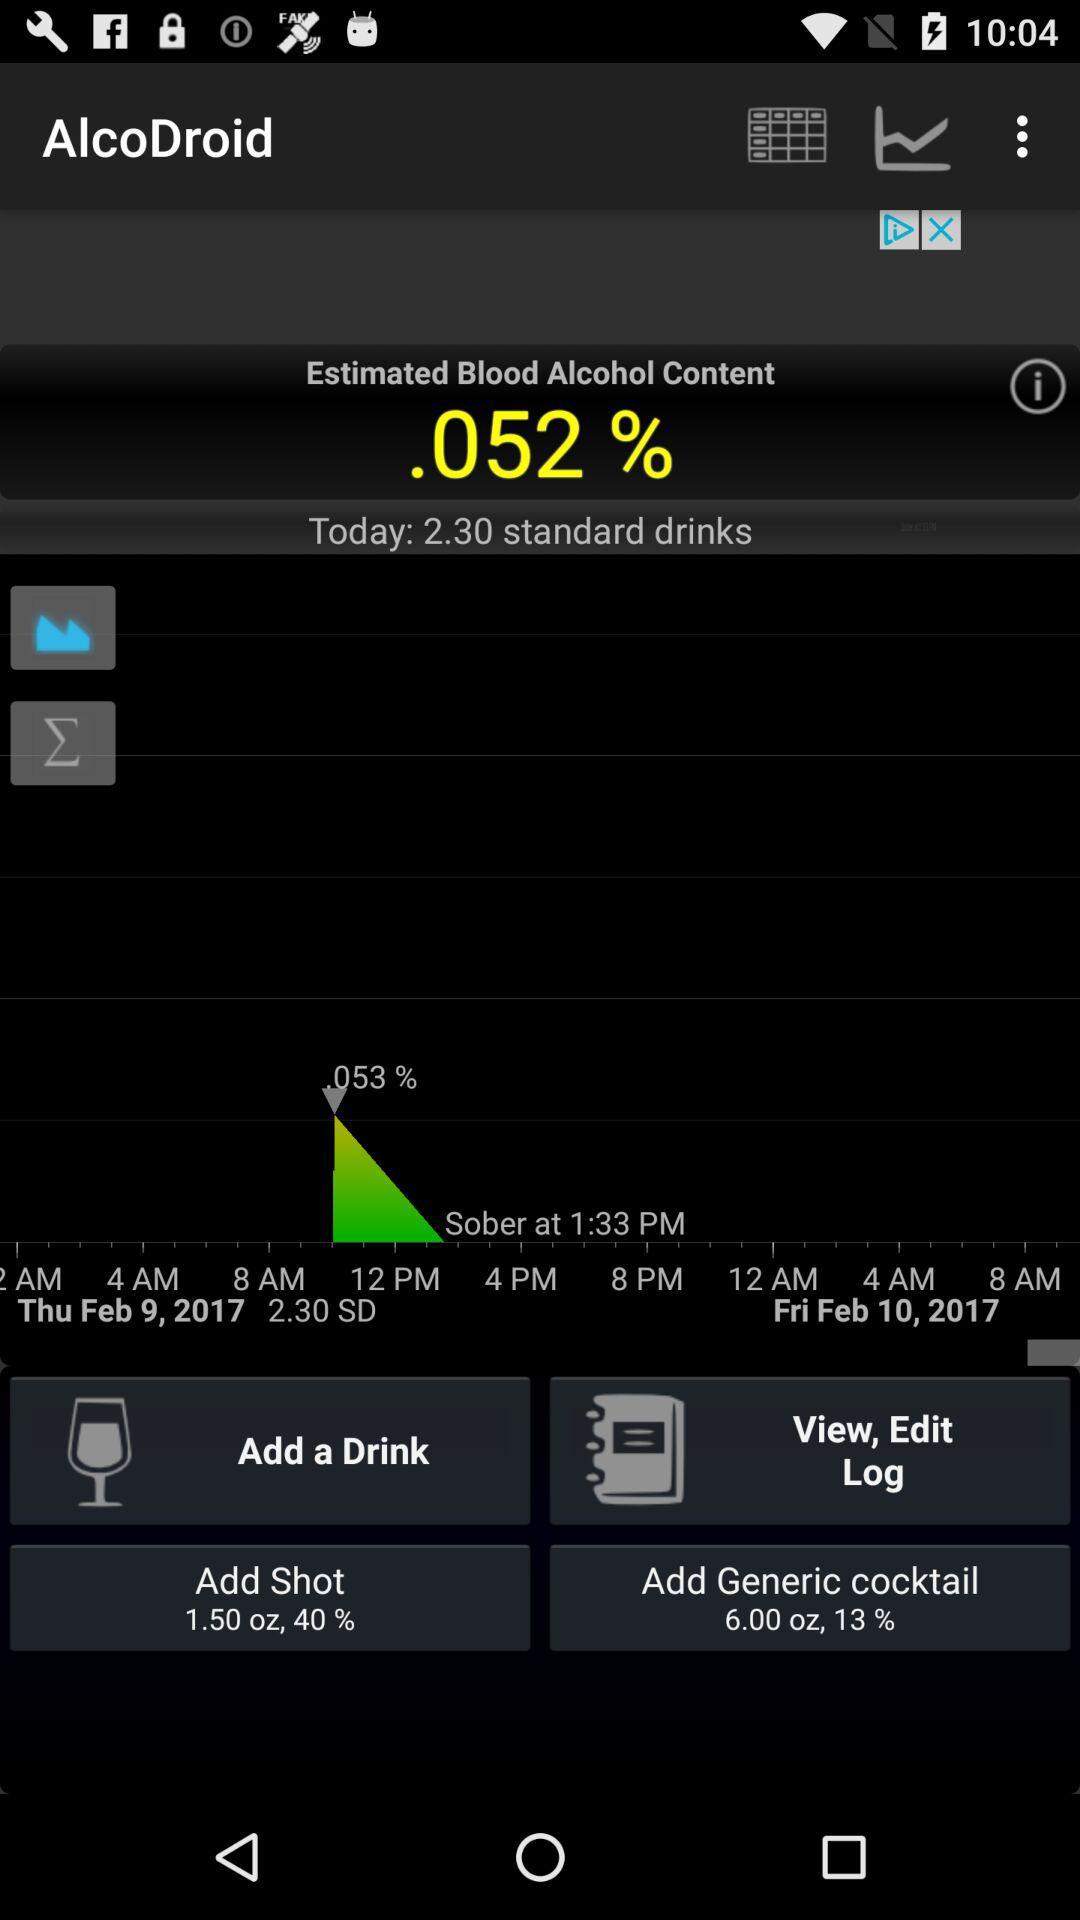 The height and width of the screenshot is (1920, 1080). I want to click on the icon which is right to the text alcodroid, so click(785, 136).